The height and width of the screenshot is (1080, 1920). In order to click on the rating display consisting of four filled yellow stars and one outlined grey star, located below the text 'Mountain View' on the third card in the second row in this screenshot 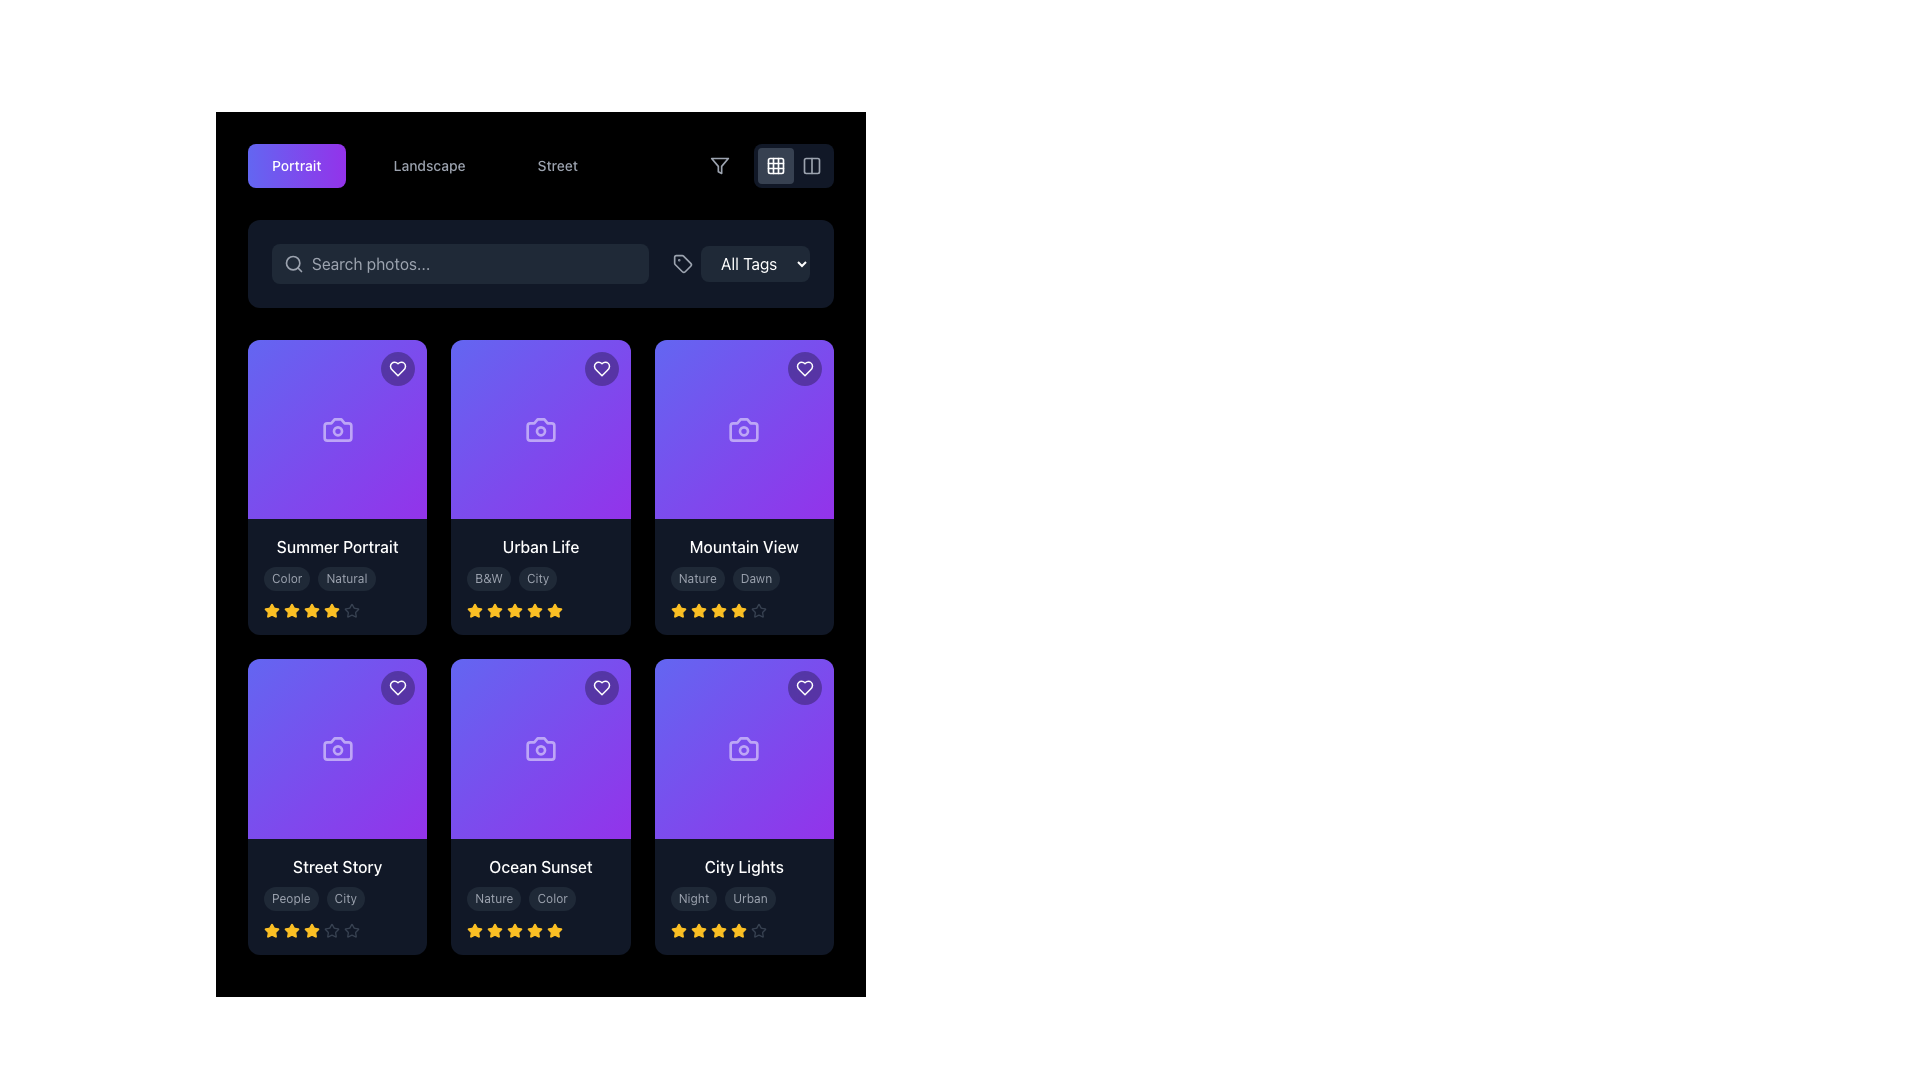, I will do `click(743, 610)`.